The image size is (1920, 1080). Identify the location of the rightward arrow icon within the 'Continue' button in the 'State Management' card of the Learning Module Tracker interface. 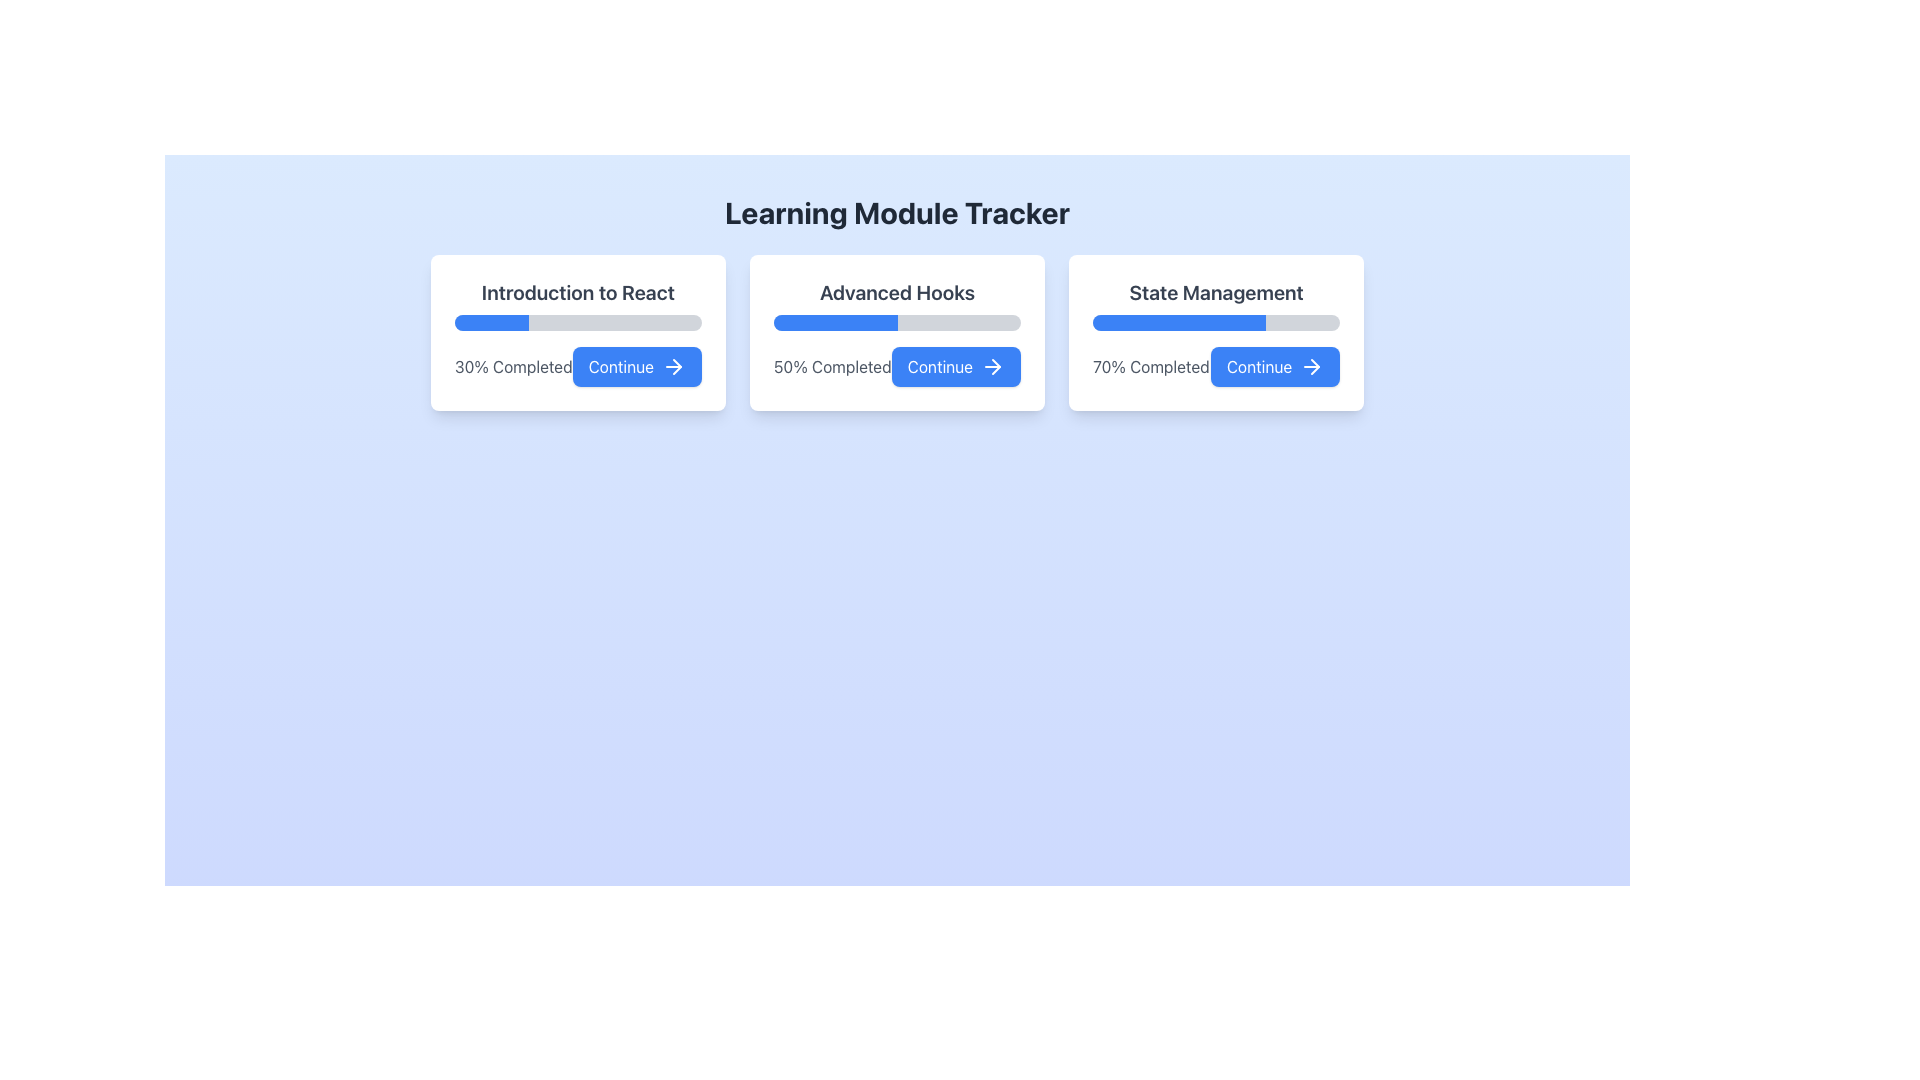
(1315, 366).